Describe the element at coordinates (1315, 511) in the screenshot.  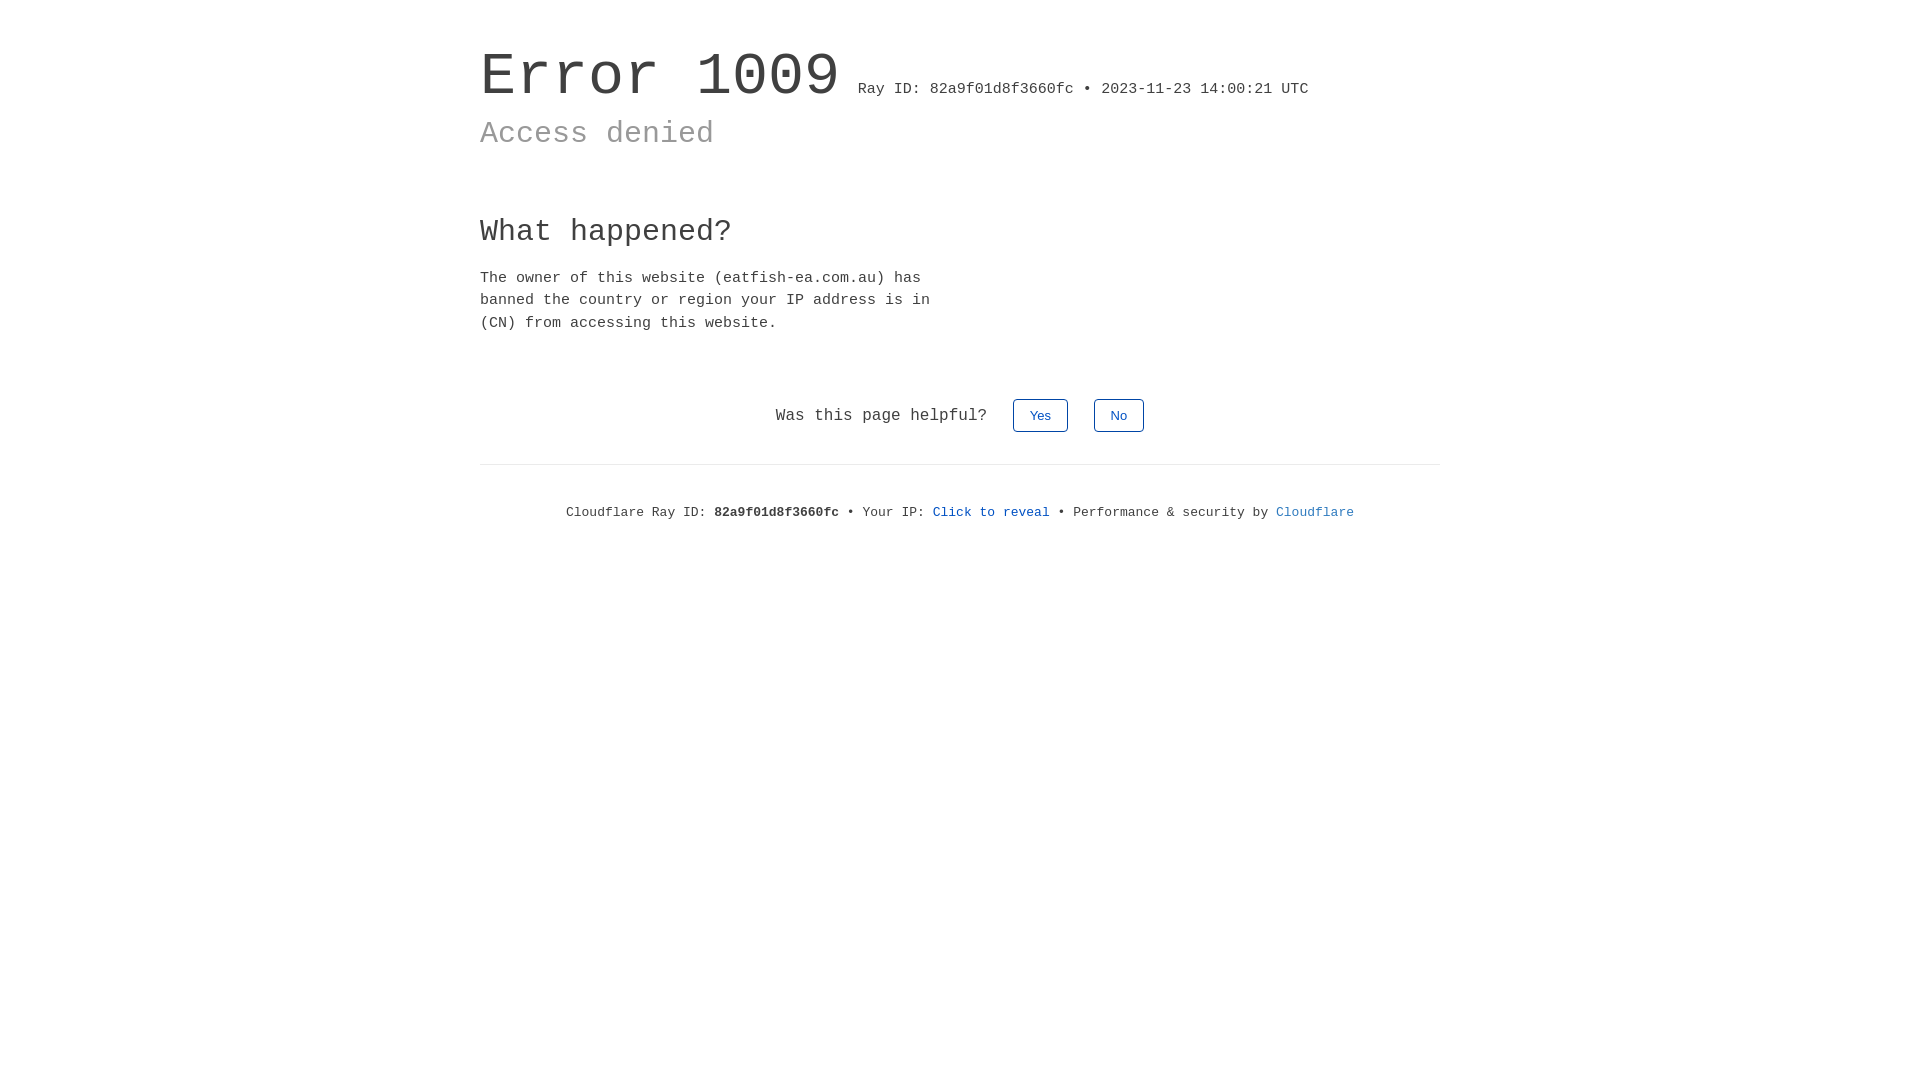
I see `'Cloudflare'` at that location.